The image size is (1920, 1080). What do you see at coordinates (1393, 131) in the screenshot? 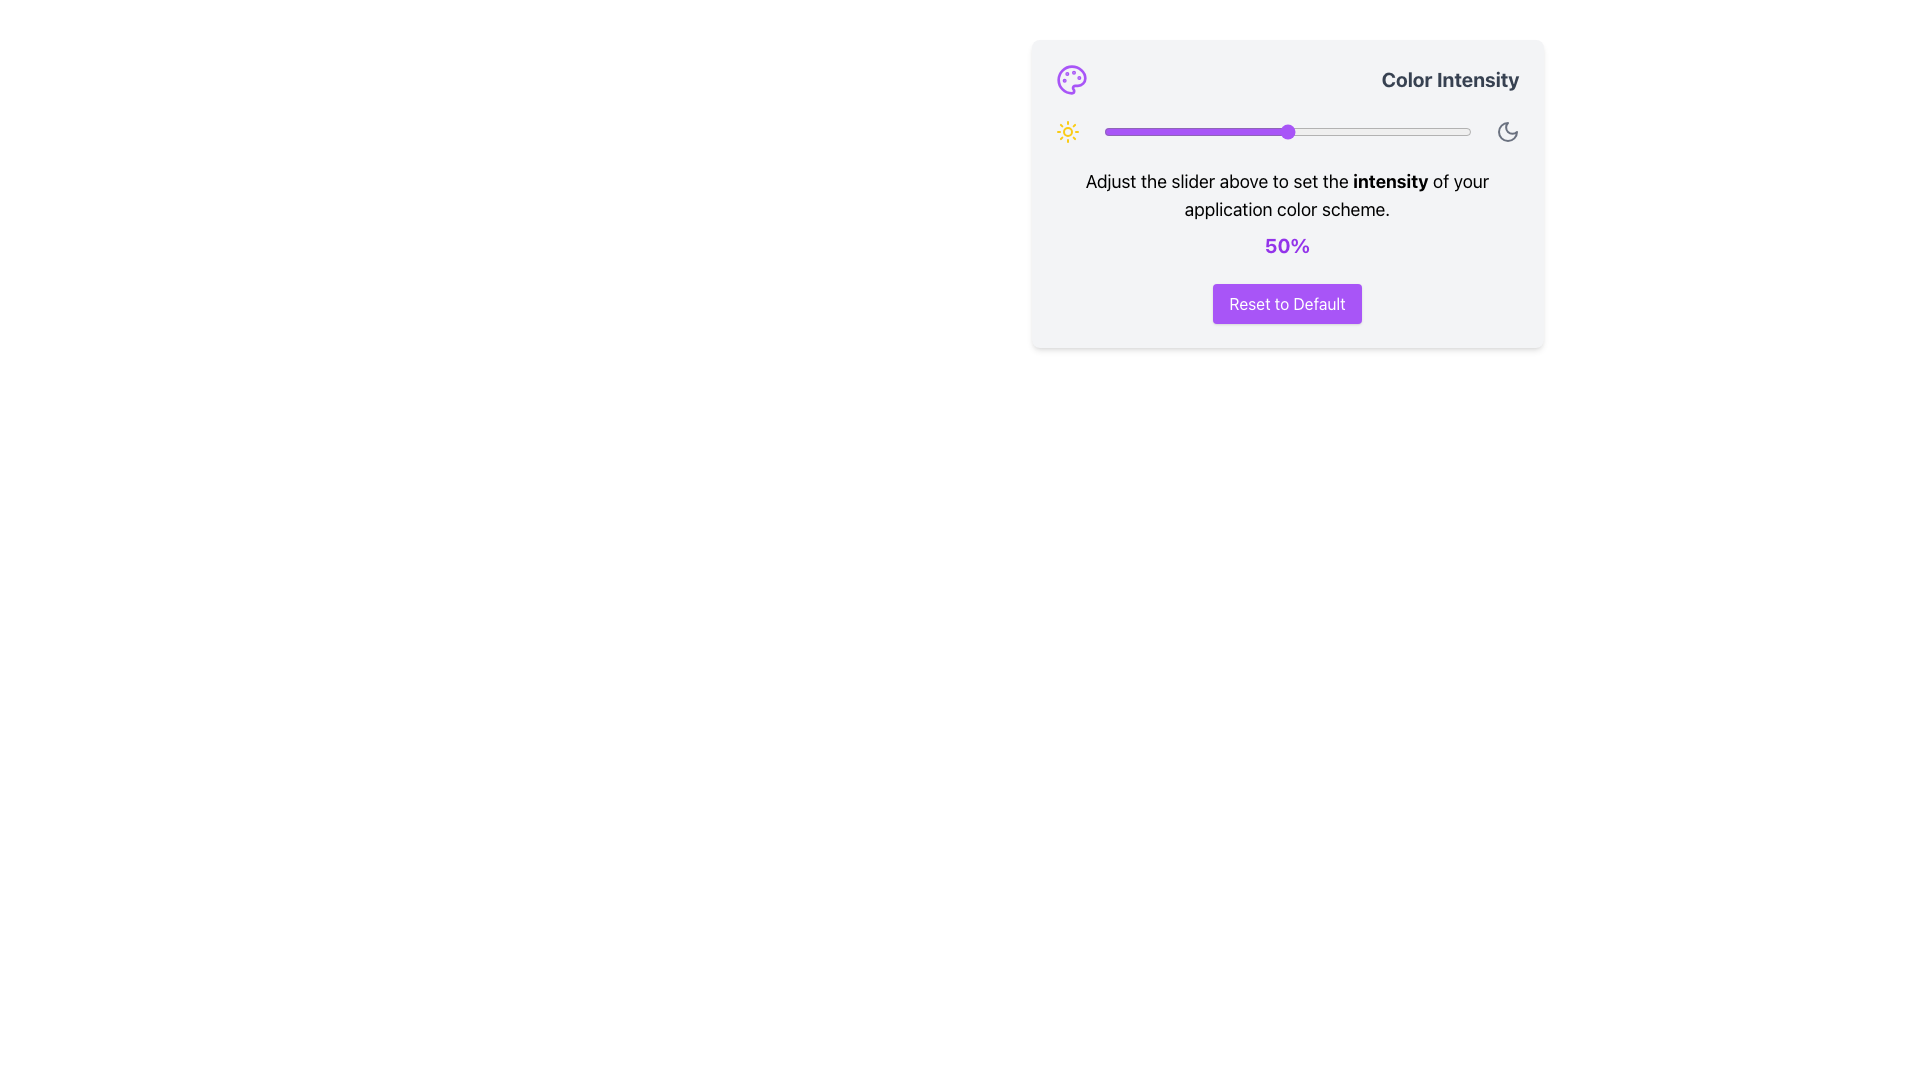
I see `the color intensity slider` at bounding box center [1393, 131].